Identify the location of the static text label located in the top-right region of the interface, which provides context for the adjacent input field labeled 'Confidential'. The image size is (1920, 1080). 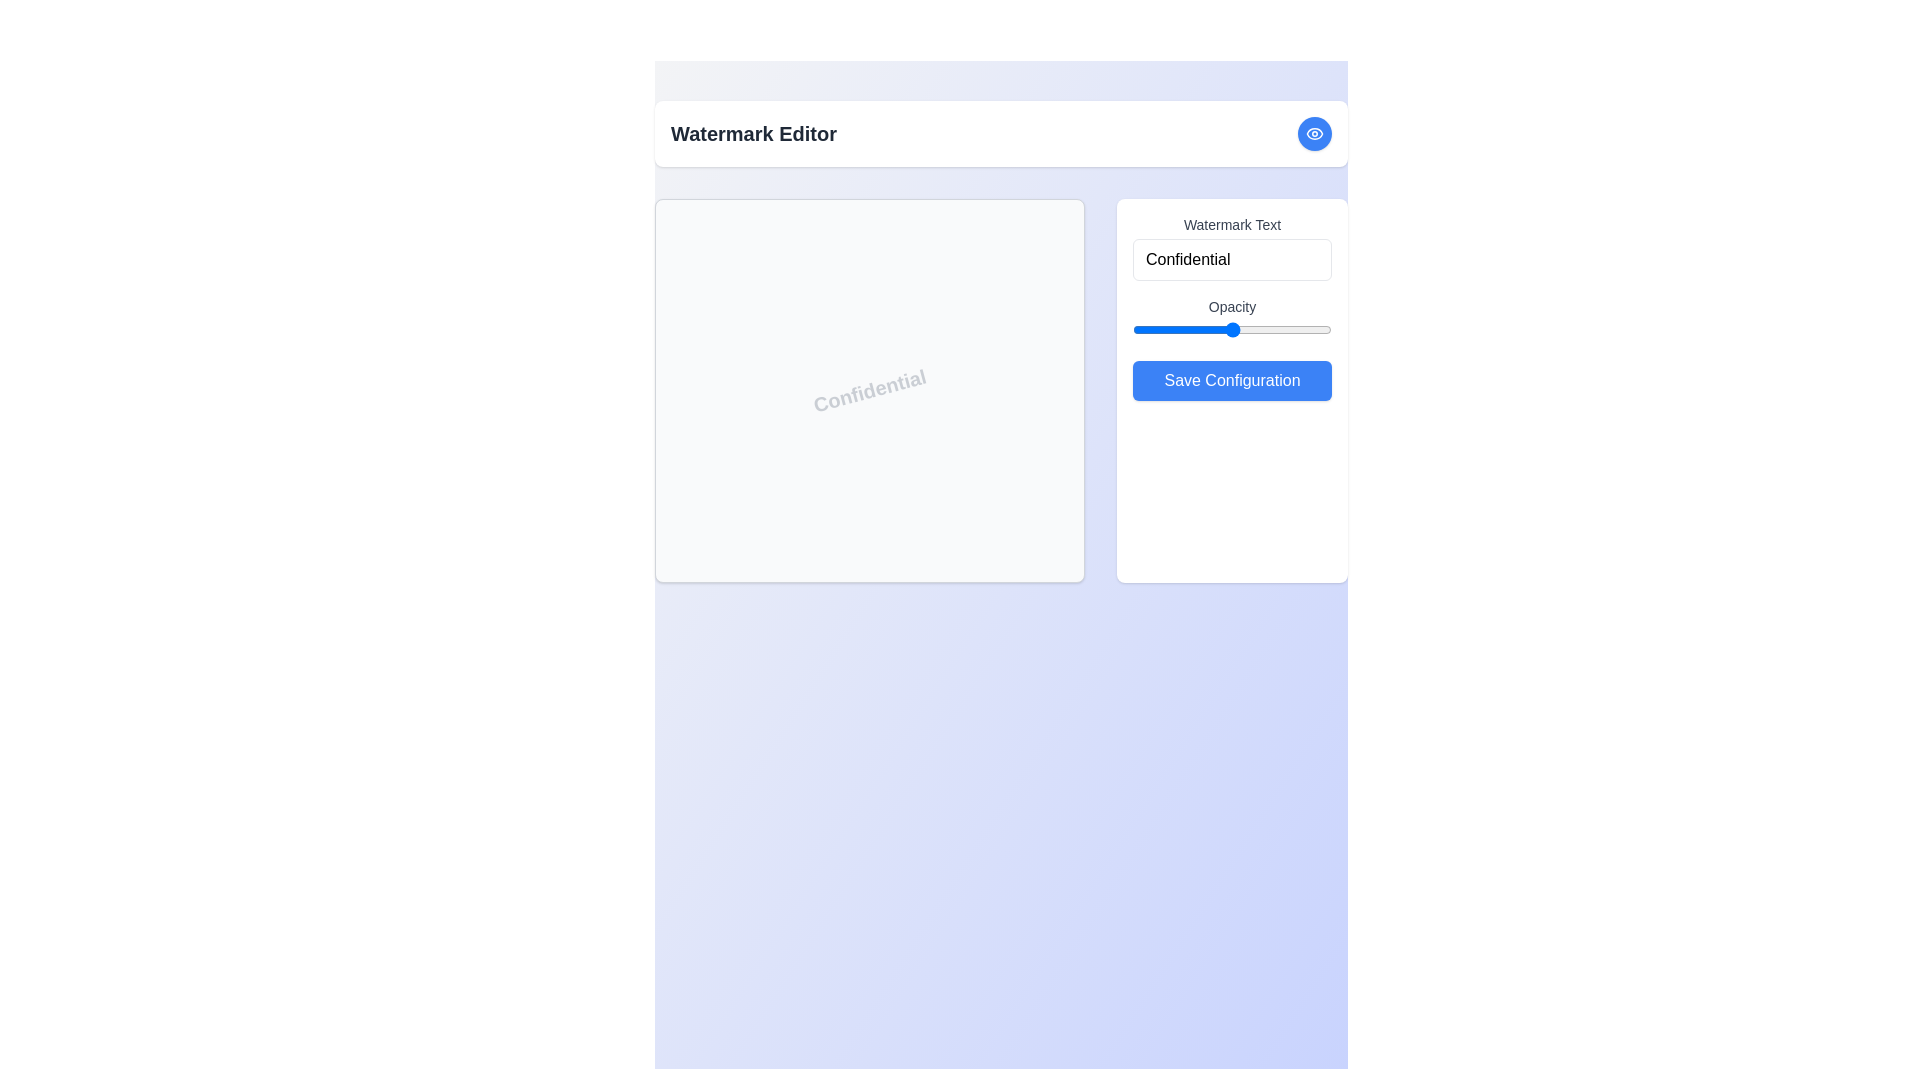
(1231, 224).